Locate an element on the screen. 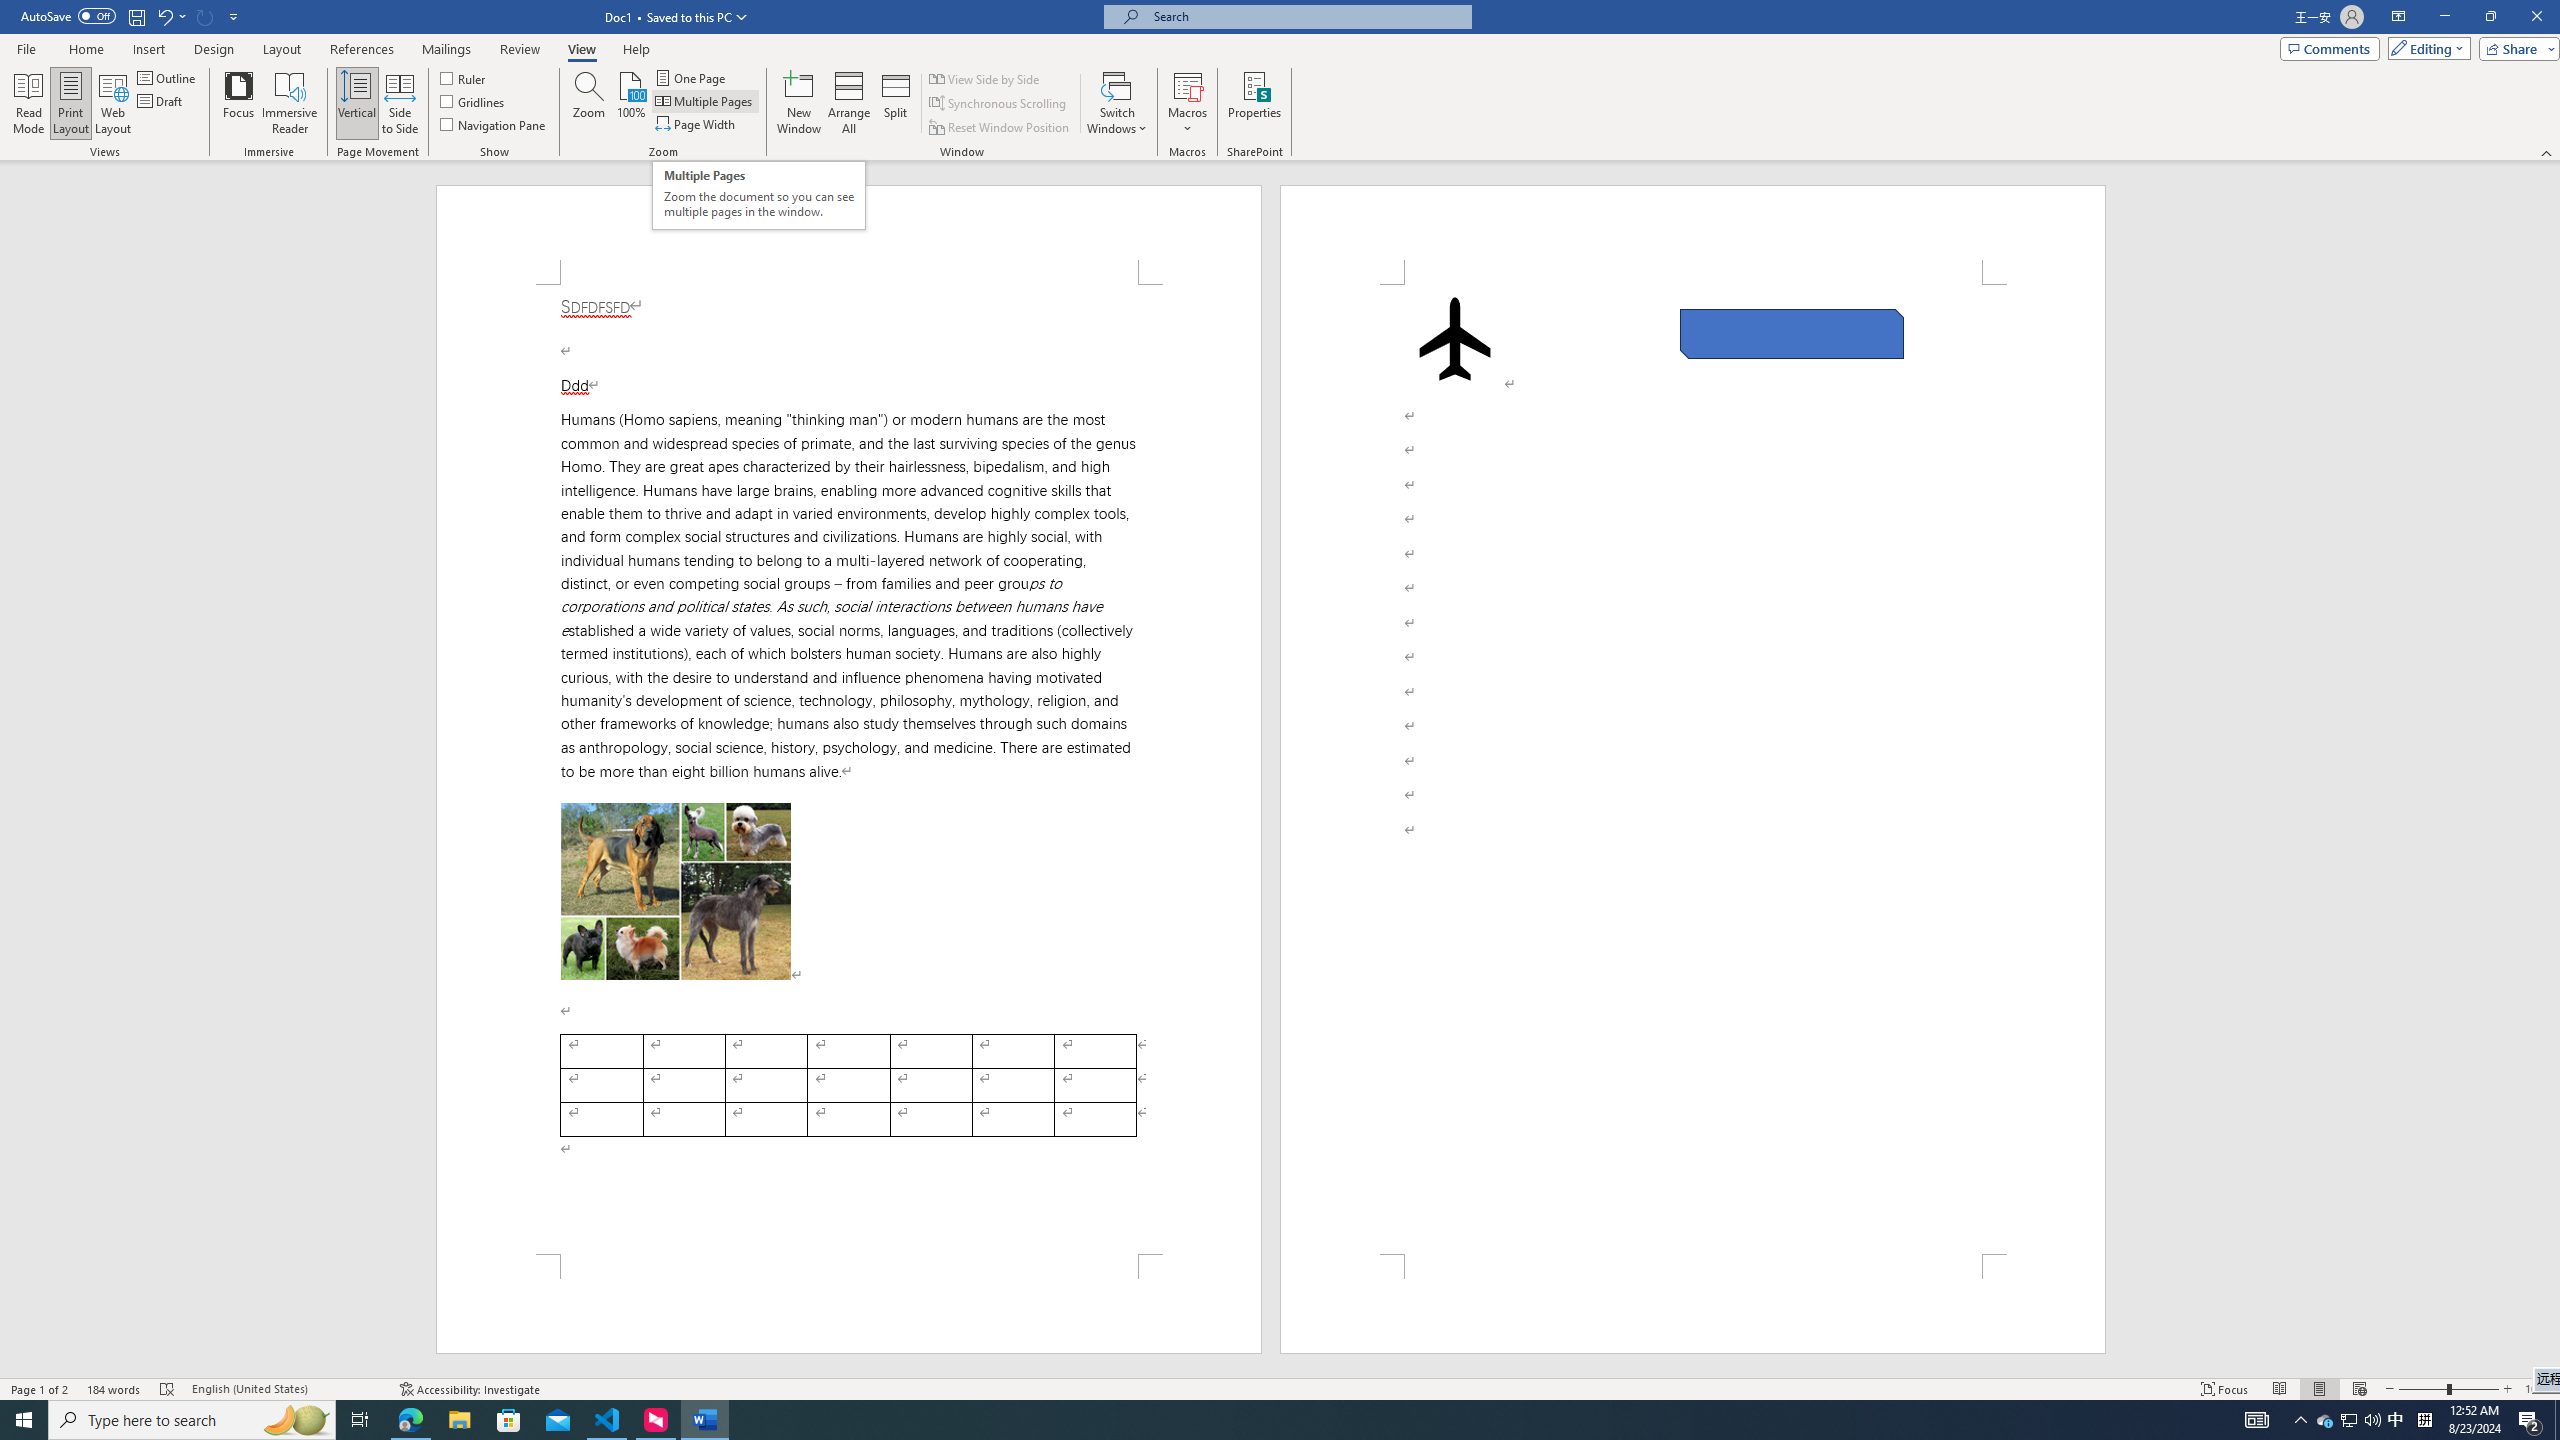  'Draft' is located at coordinates (160, 99).